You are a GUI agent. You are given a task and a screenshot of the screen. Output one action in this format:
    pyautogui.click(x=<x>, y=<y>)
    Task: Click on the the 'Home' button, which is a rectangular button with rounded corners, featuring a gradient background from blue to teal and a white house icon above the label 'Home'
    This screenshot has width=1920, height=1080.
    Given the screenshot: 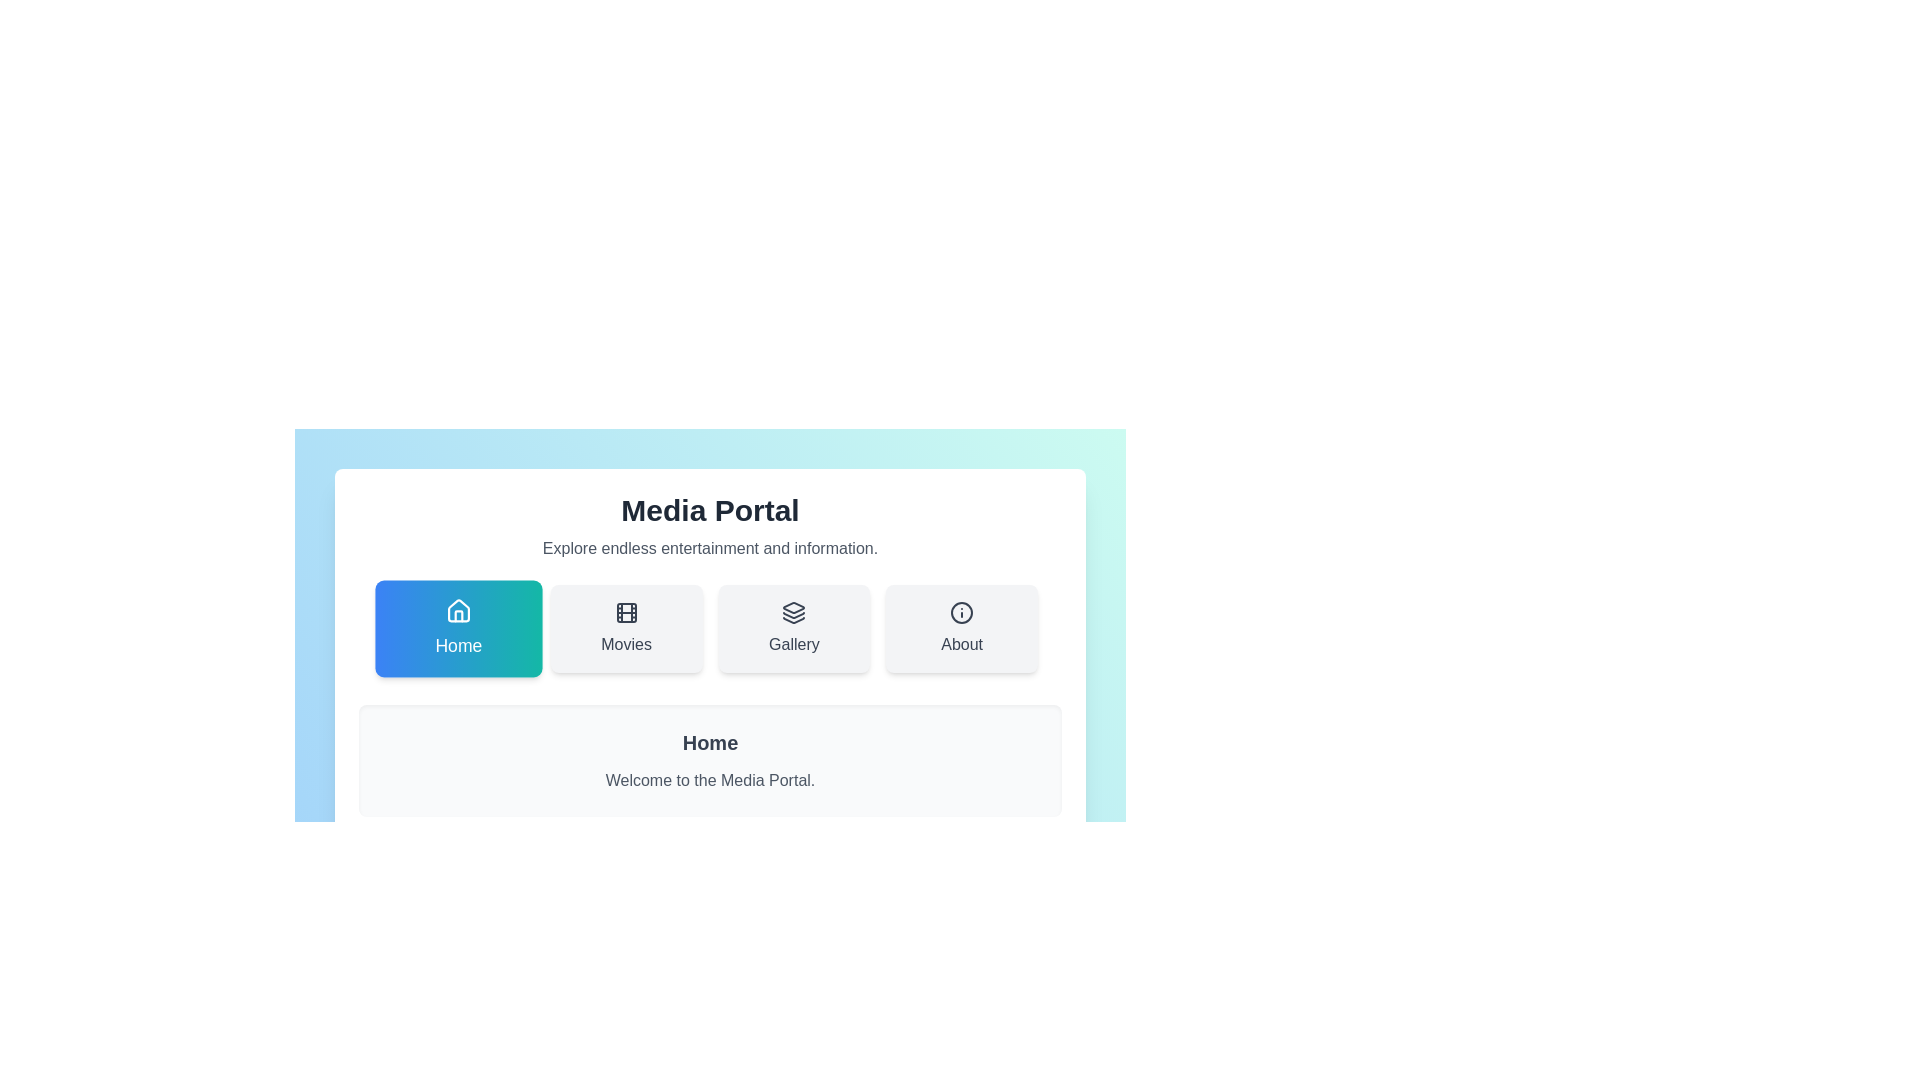 What is the action you would take?
    pyautogui.click(x=456, y=627)
    